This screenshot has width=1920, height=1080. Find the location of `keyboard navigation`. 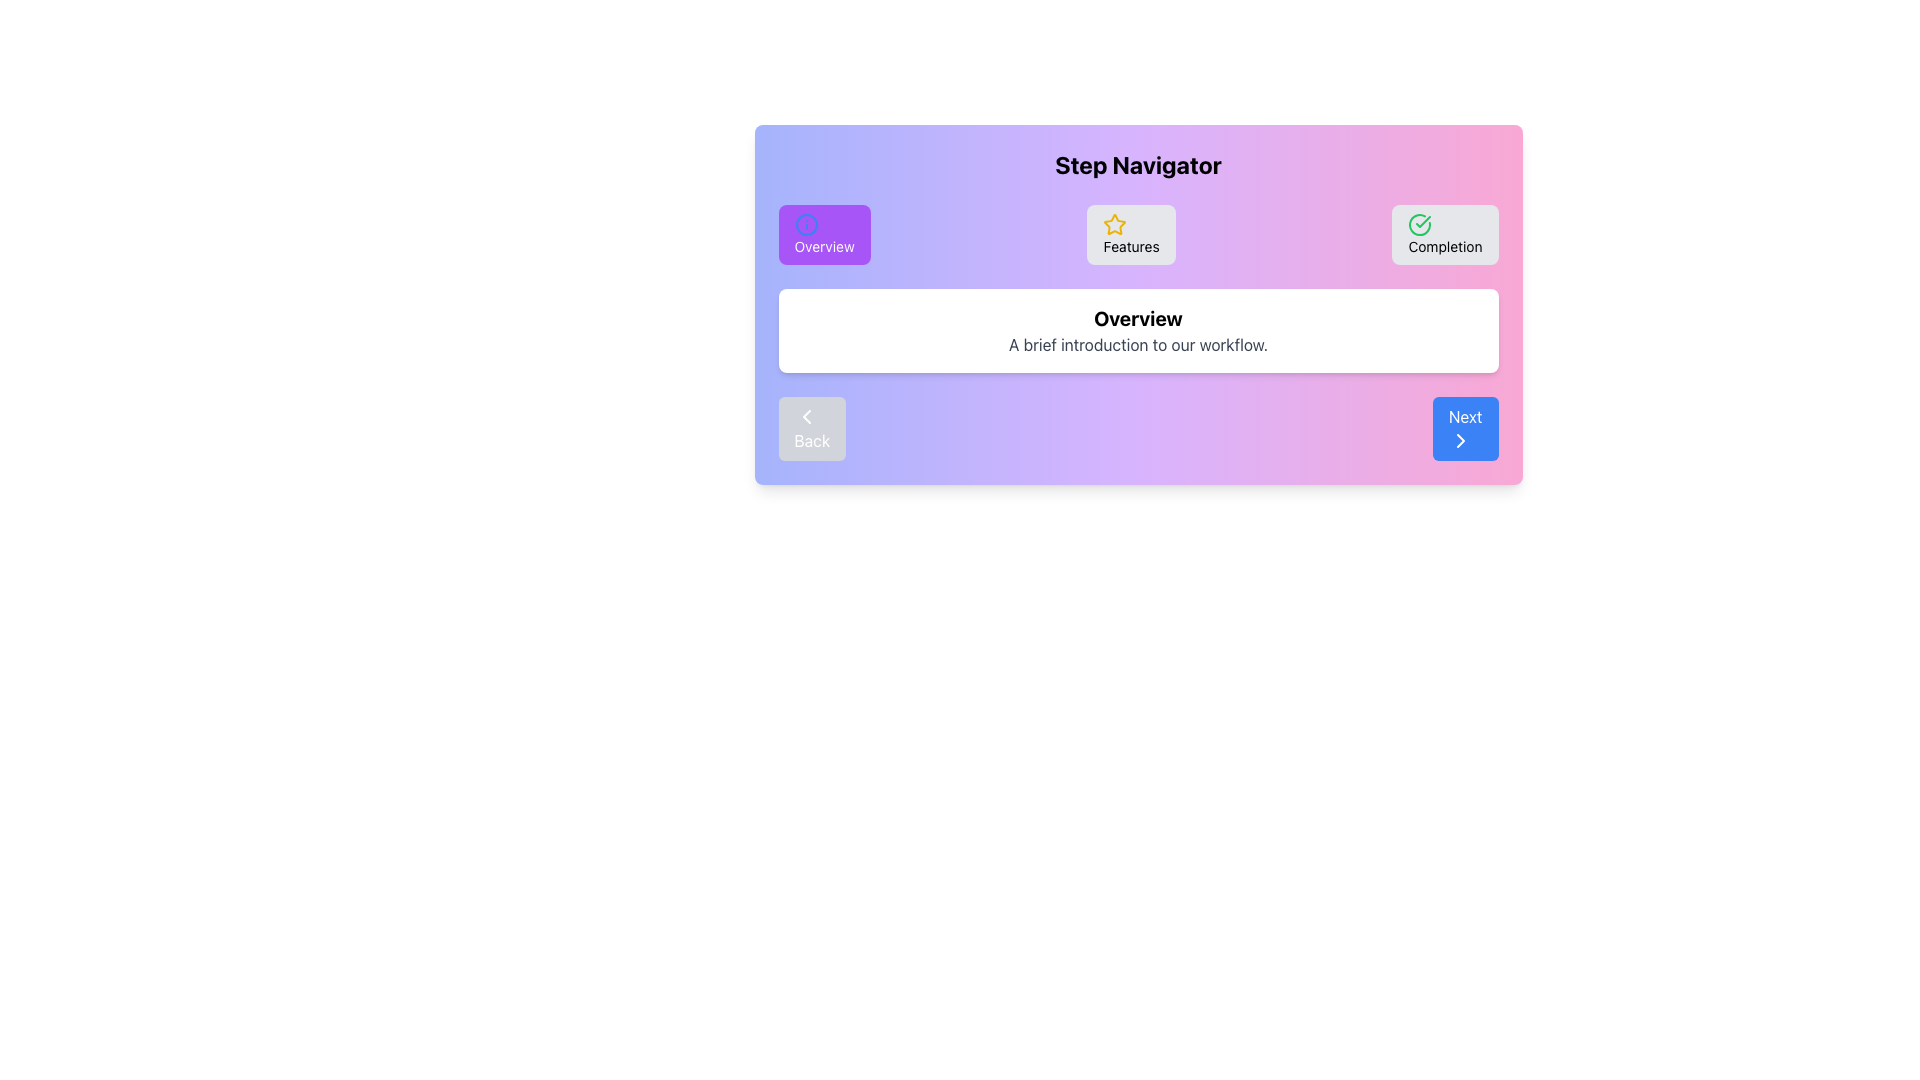

keyboard navigation is located at coordinates (1460, 439).